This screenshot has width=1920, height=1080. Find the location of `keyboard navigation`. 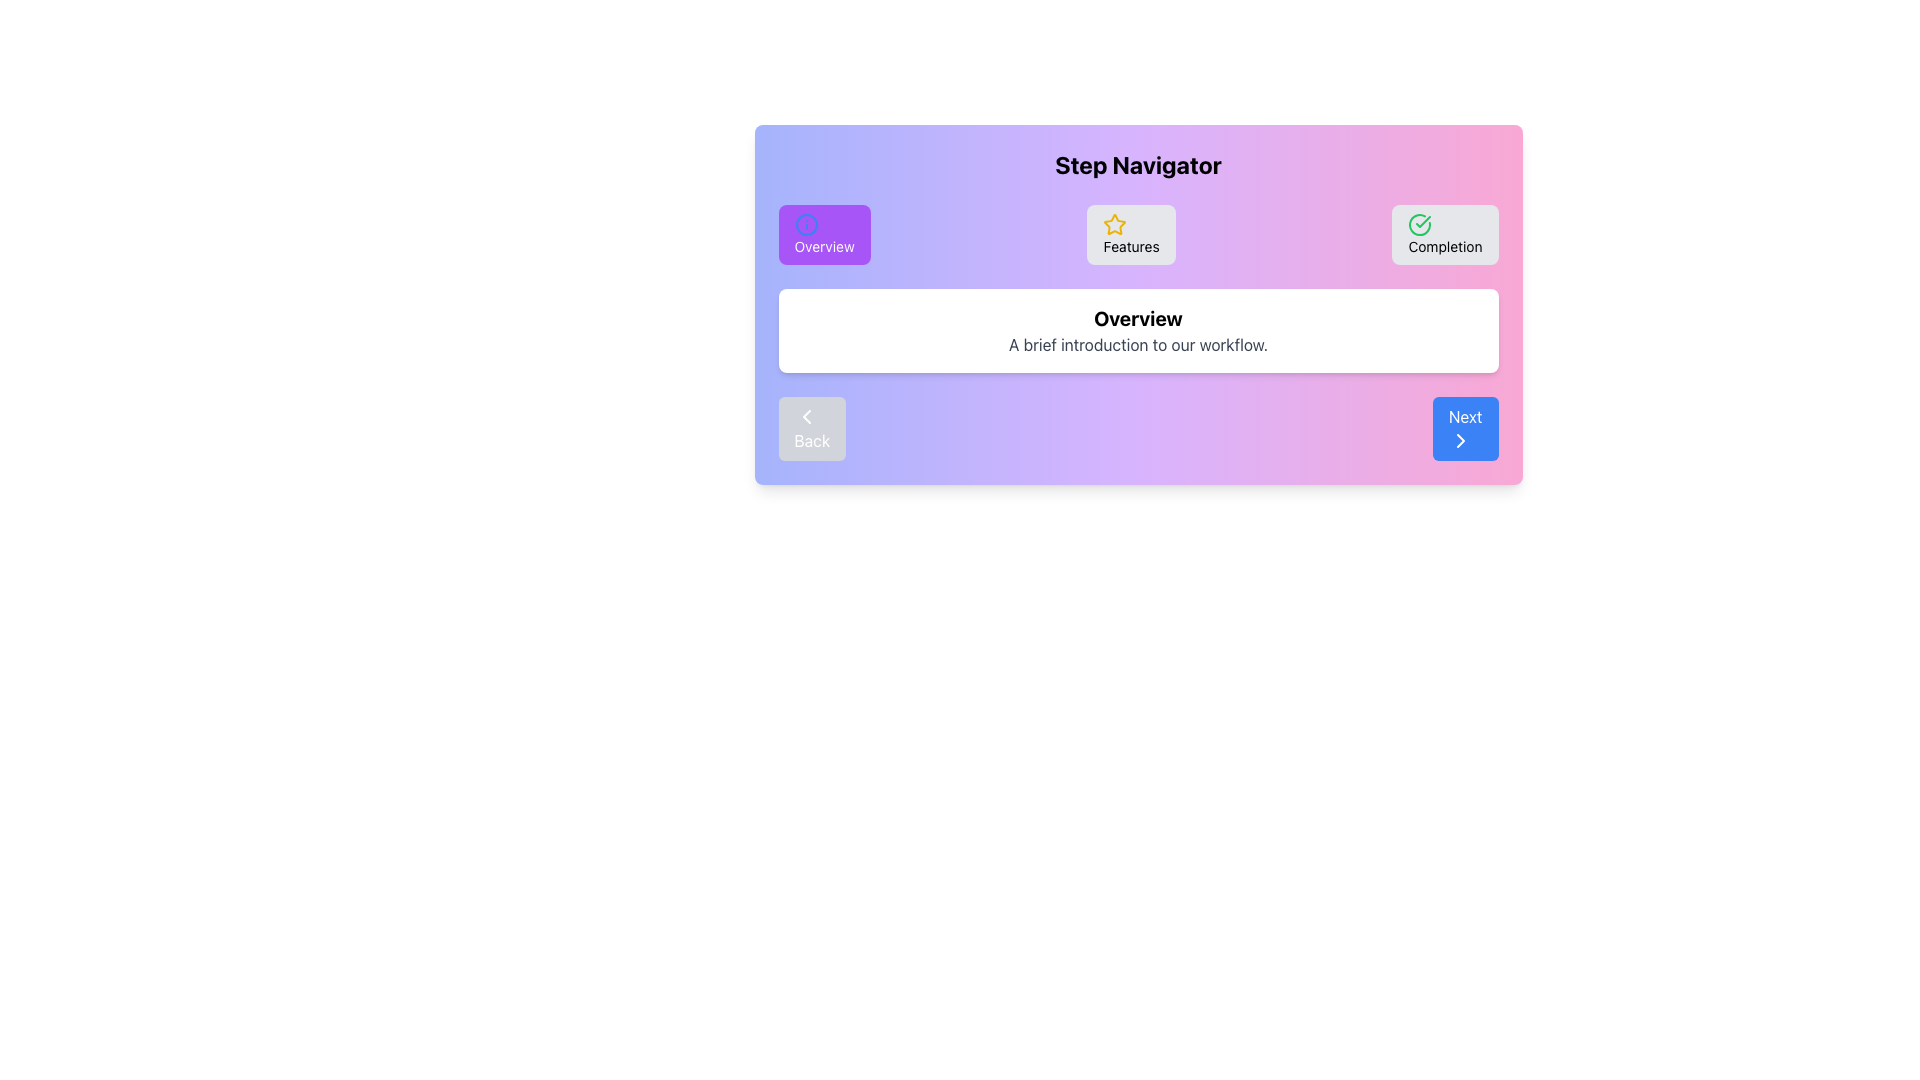

keyboard navigation is located at coordinates (1460, 439).